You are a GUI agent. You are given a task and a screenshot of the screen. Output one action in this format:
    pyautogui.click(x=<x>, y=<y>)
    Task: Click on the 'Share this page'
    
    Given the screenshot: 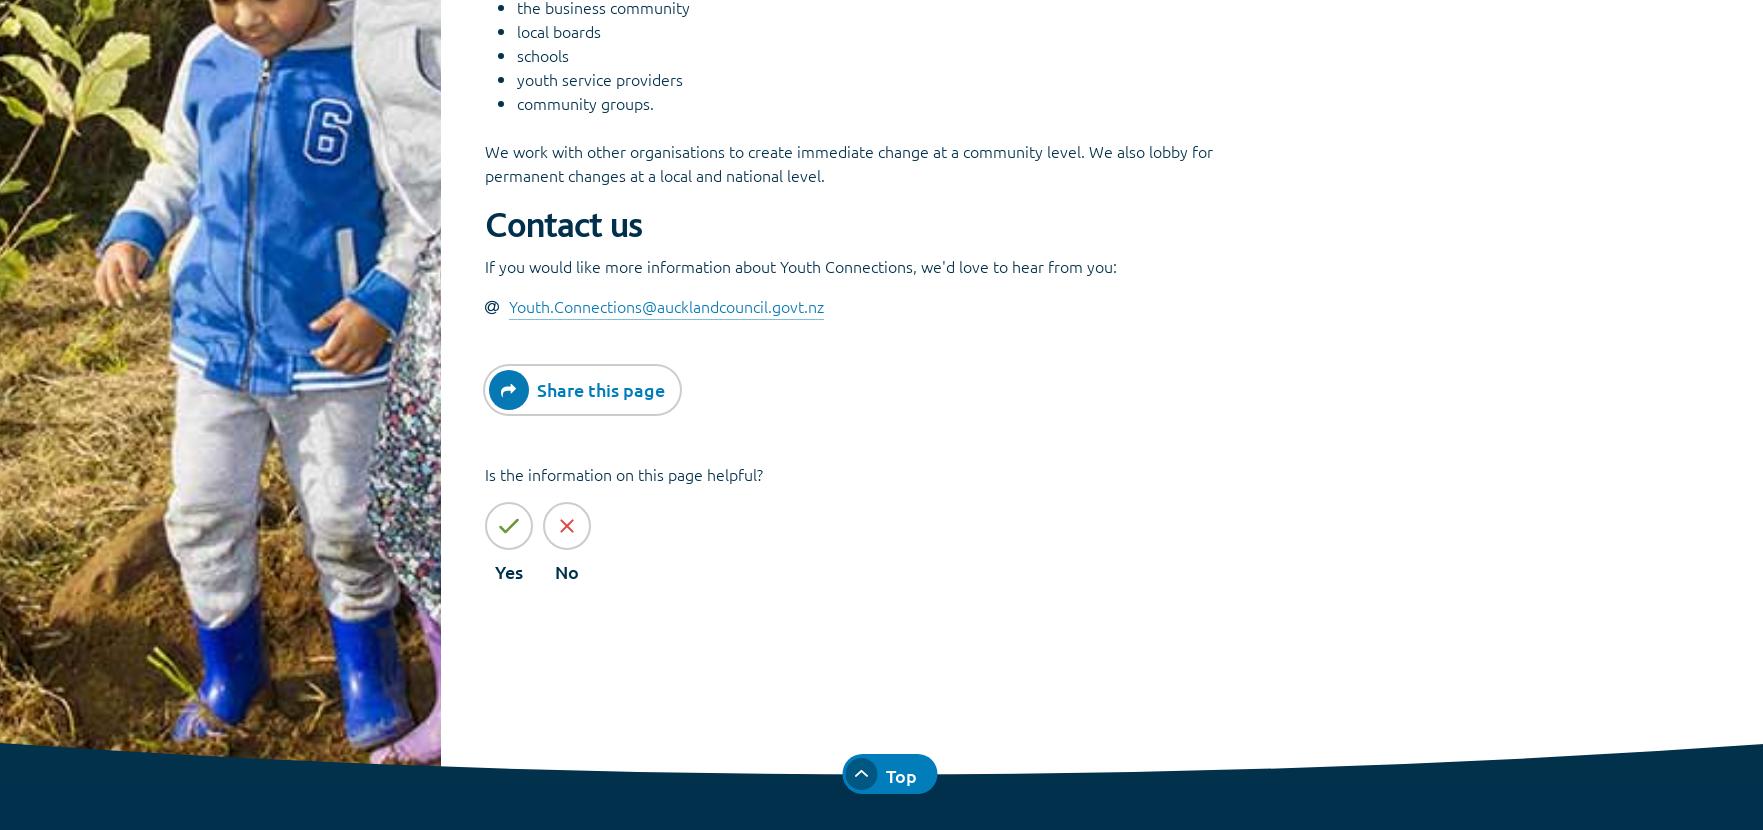 What is the action you would take?
    pyautogui.click(x=535, y=387)
    